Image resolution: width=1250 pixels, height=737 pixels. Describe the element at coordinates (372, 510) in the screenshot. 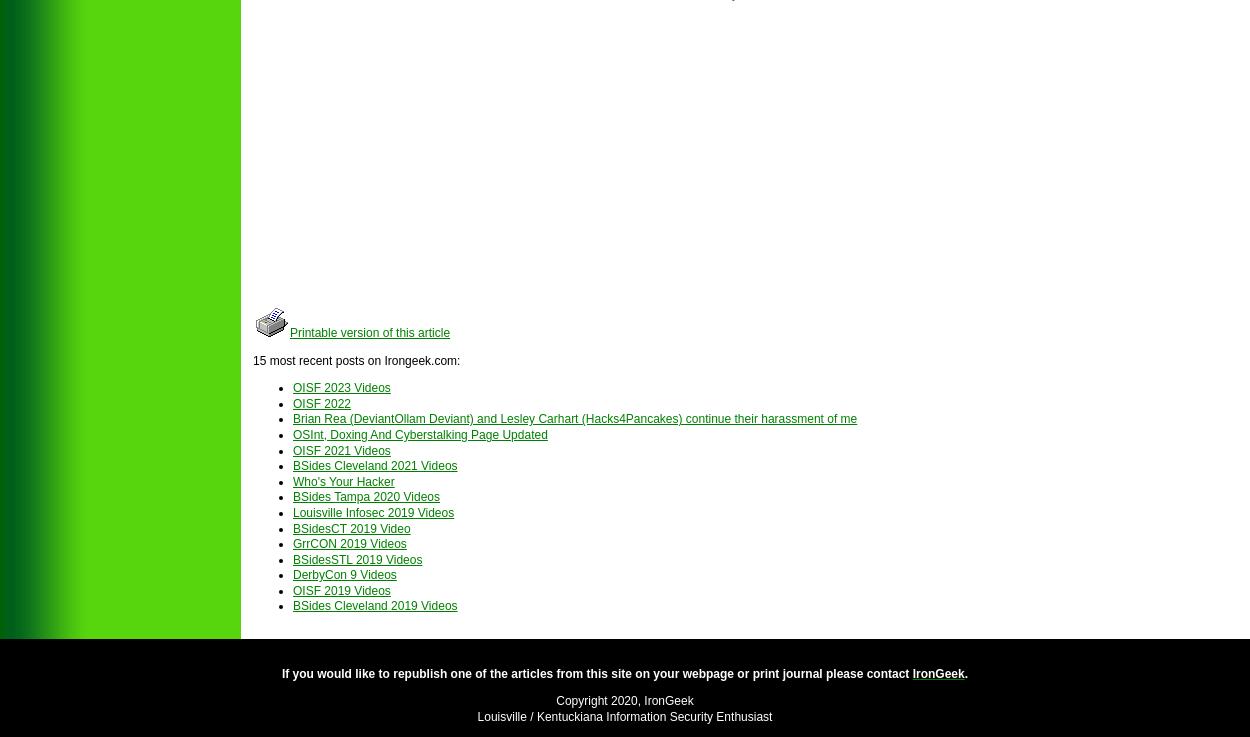

I see `'Louisville Infosec 2019 Videos'` at that location.